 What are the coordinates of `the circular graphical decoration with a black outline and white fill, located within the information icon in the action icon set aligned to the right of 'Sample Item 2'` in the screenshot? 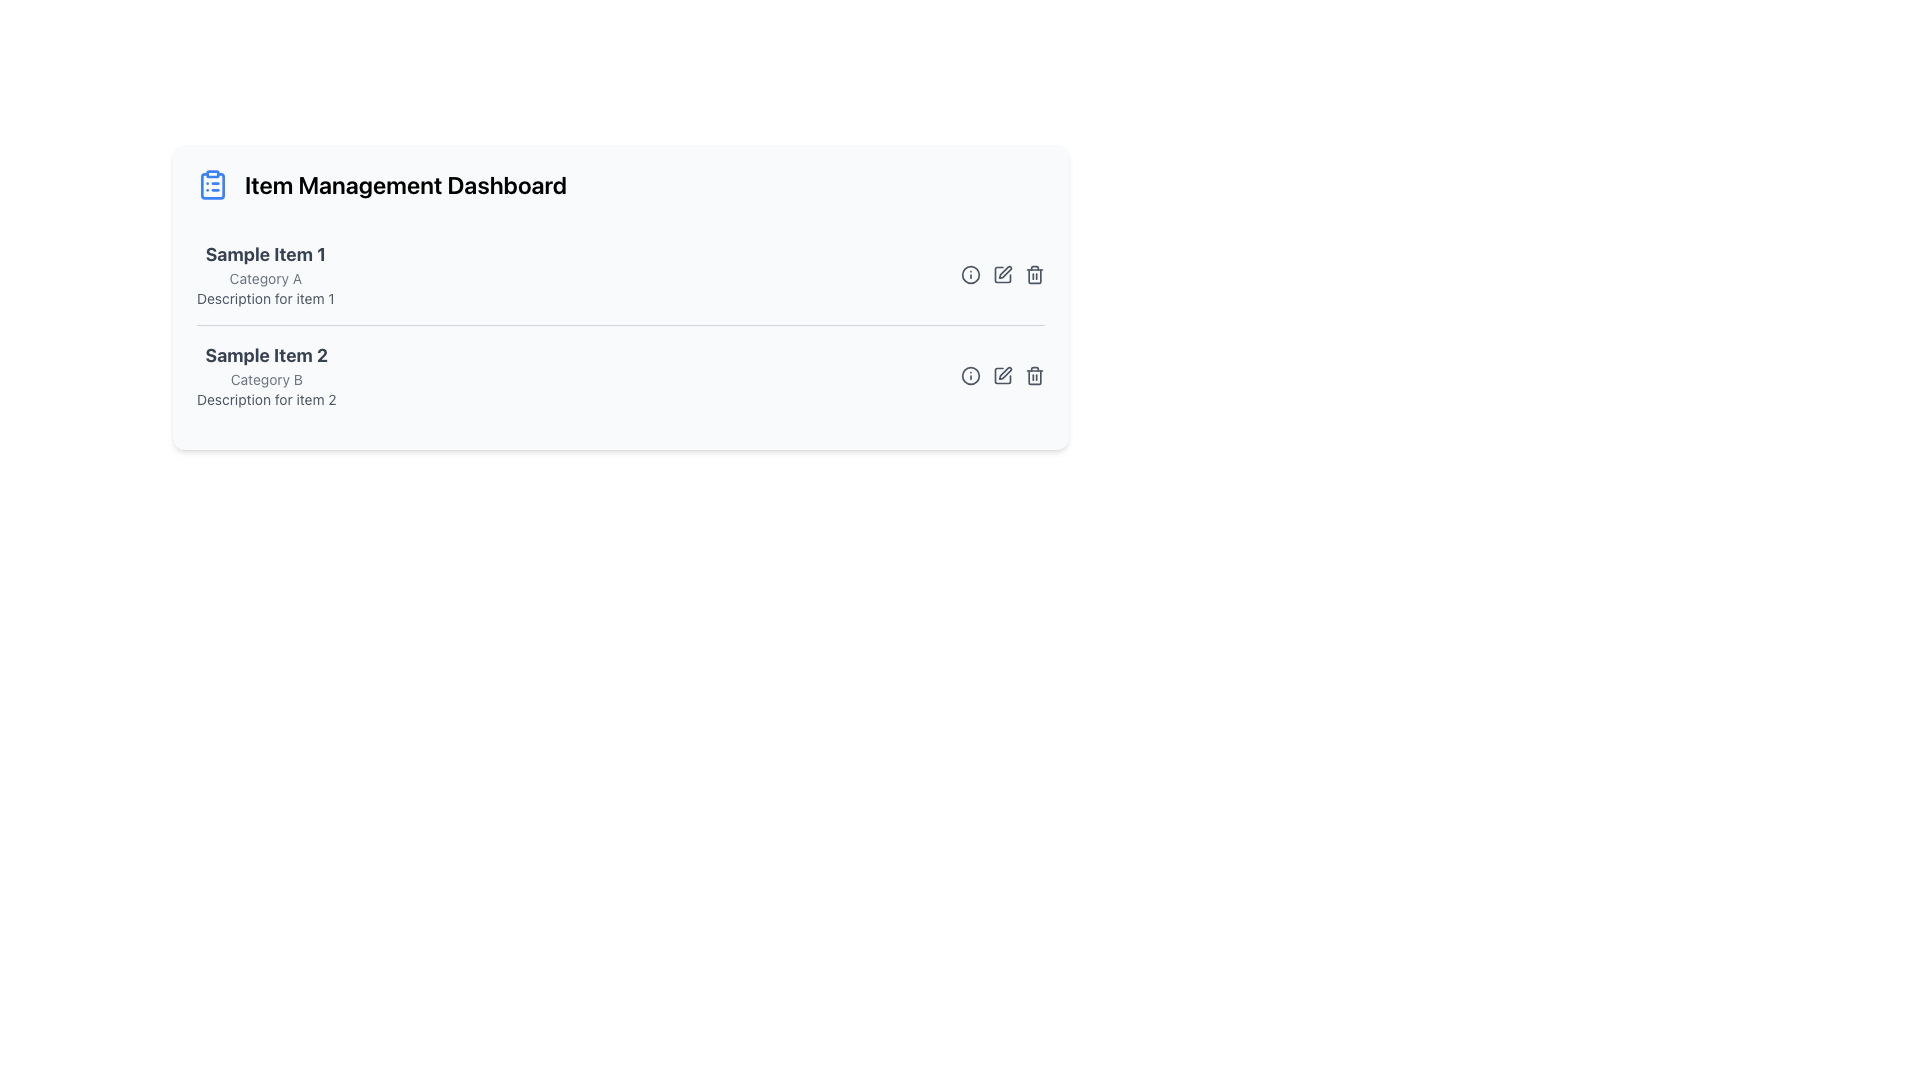 It's located at (970, 274).